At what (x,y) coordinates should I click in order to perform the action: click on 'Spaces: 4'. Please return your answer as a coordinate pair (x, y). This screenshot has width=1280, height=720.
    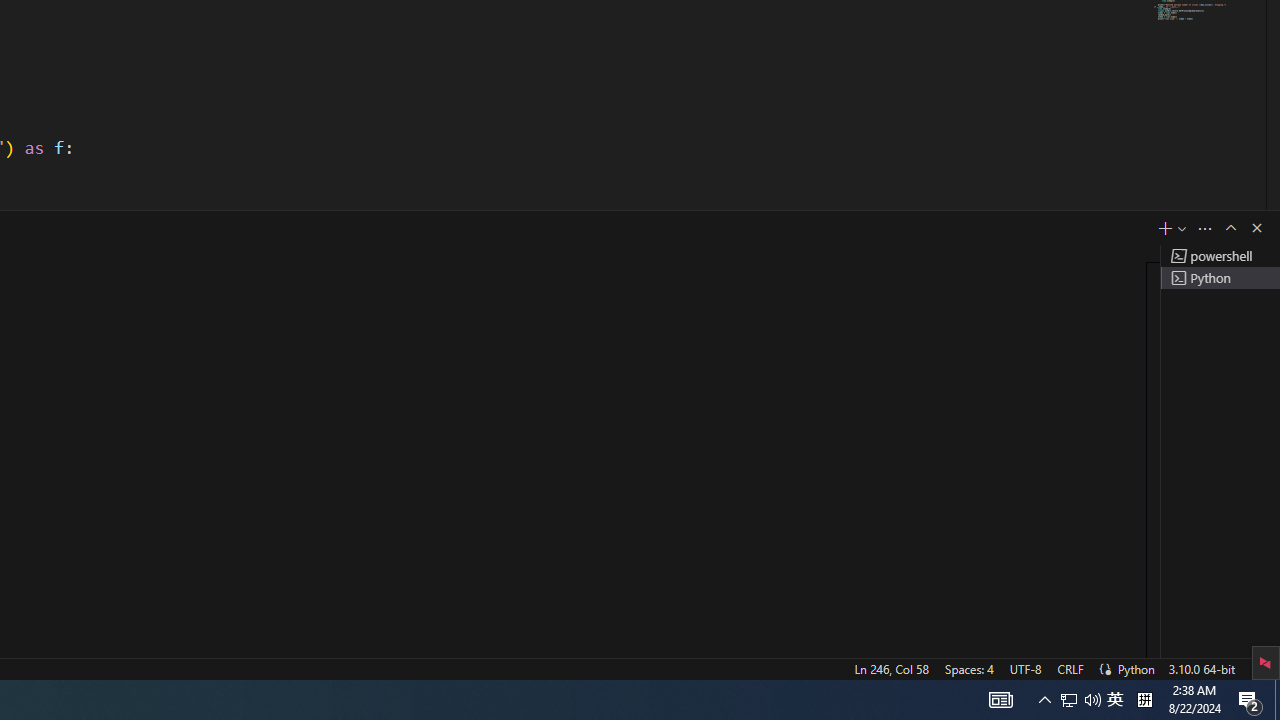
    Looking at the image, I should click on (968, 668).